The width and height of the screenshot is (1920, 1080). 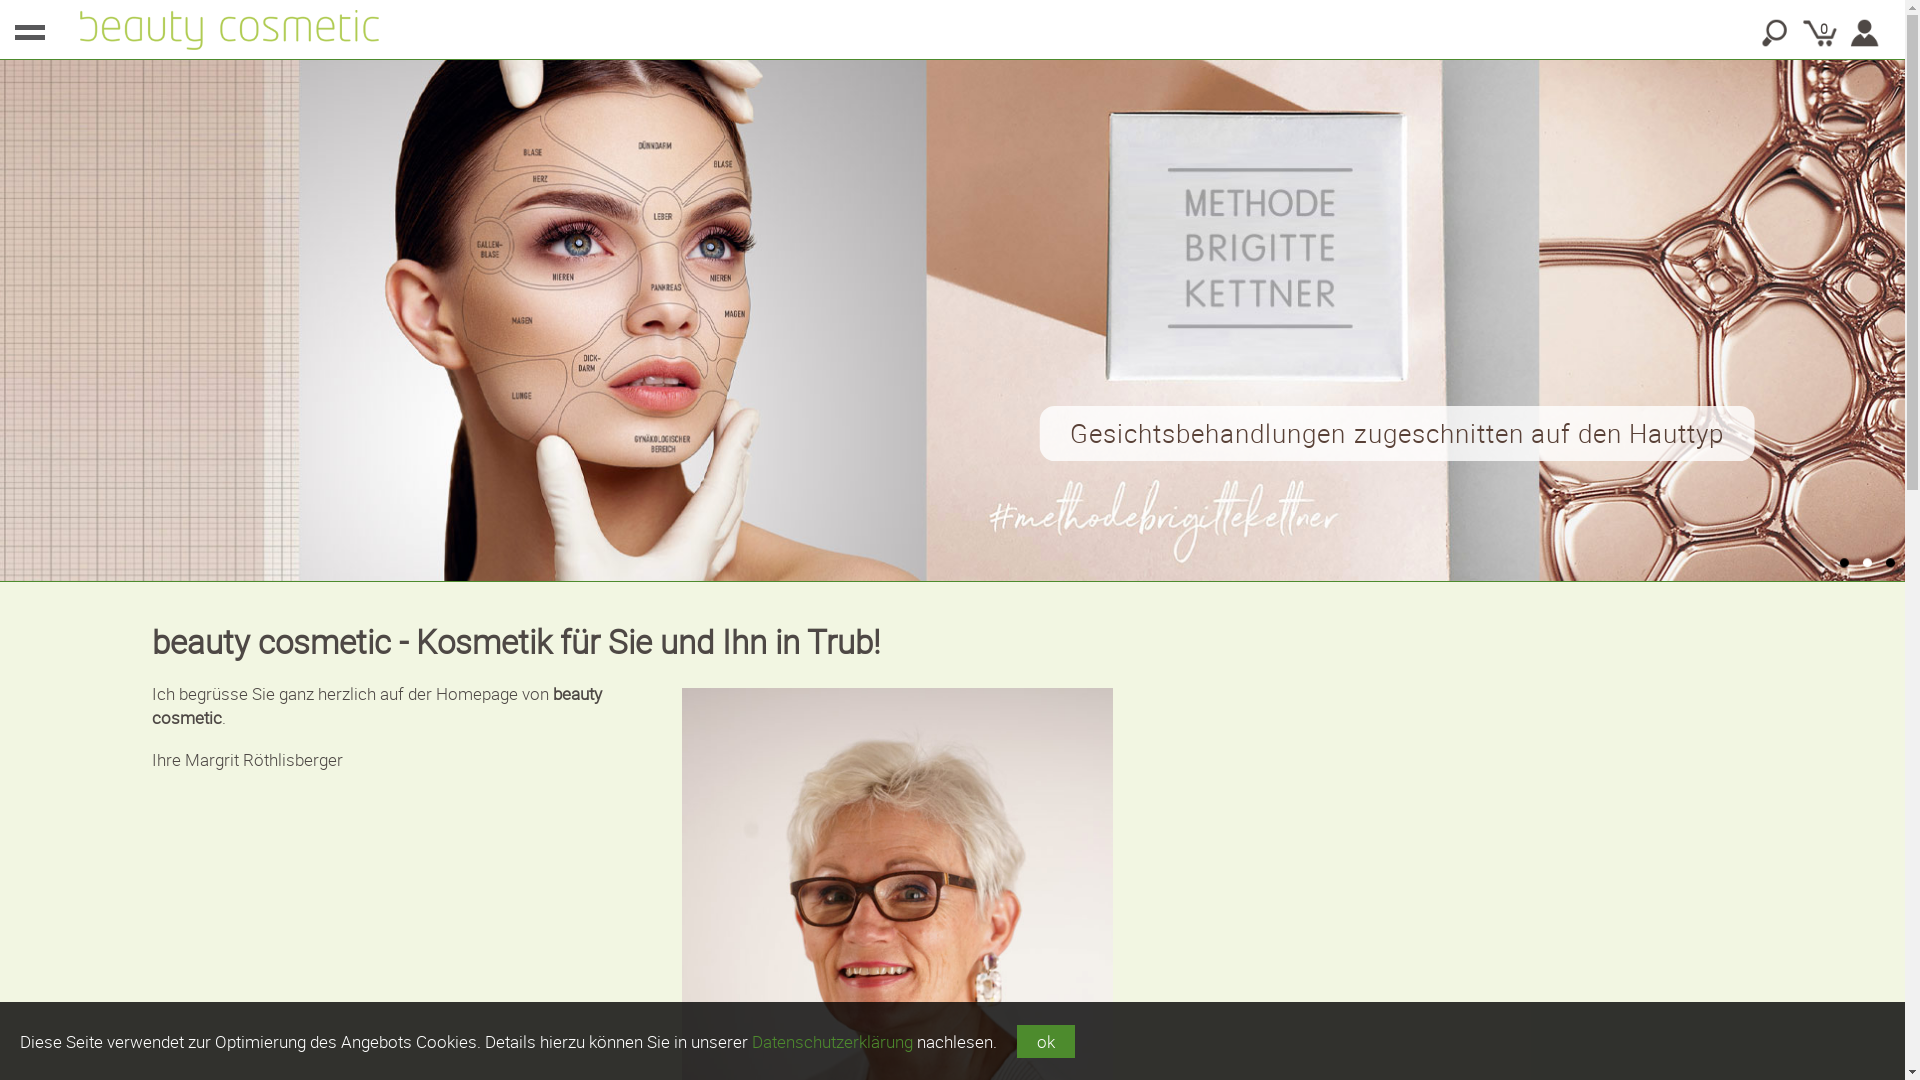 I want to click on 'Benutzerkonto', so click(x=1864, y=33).